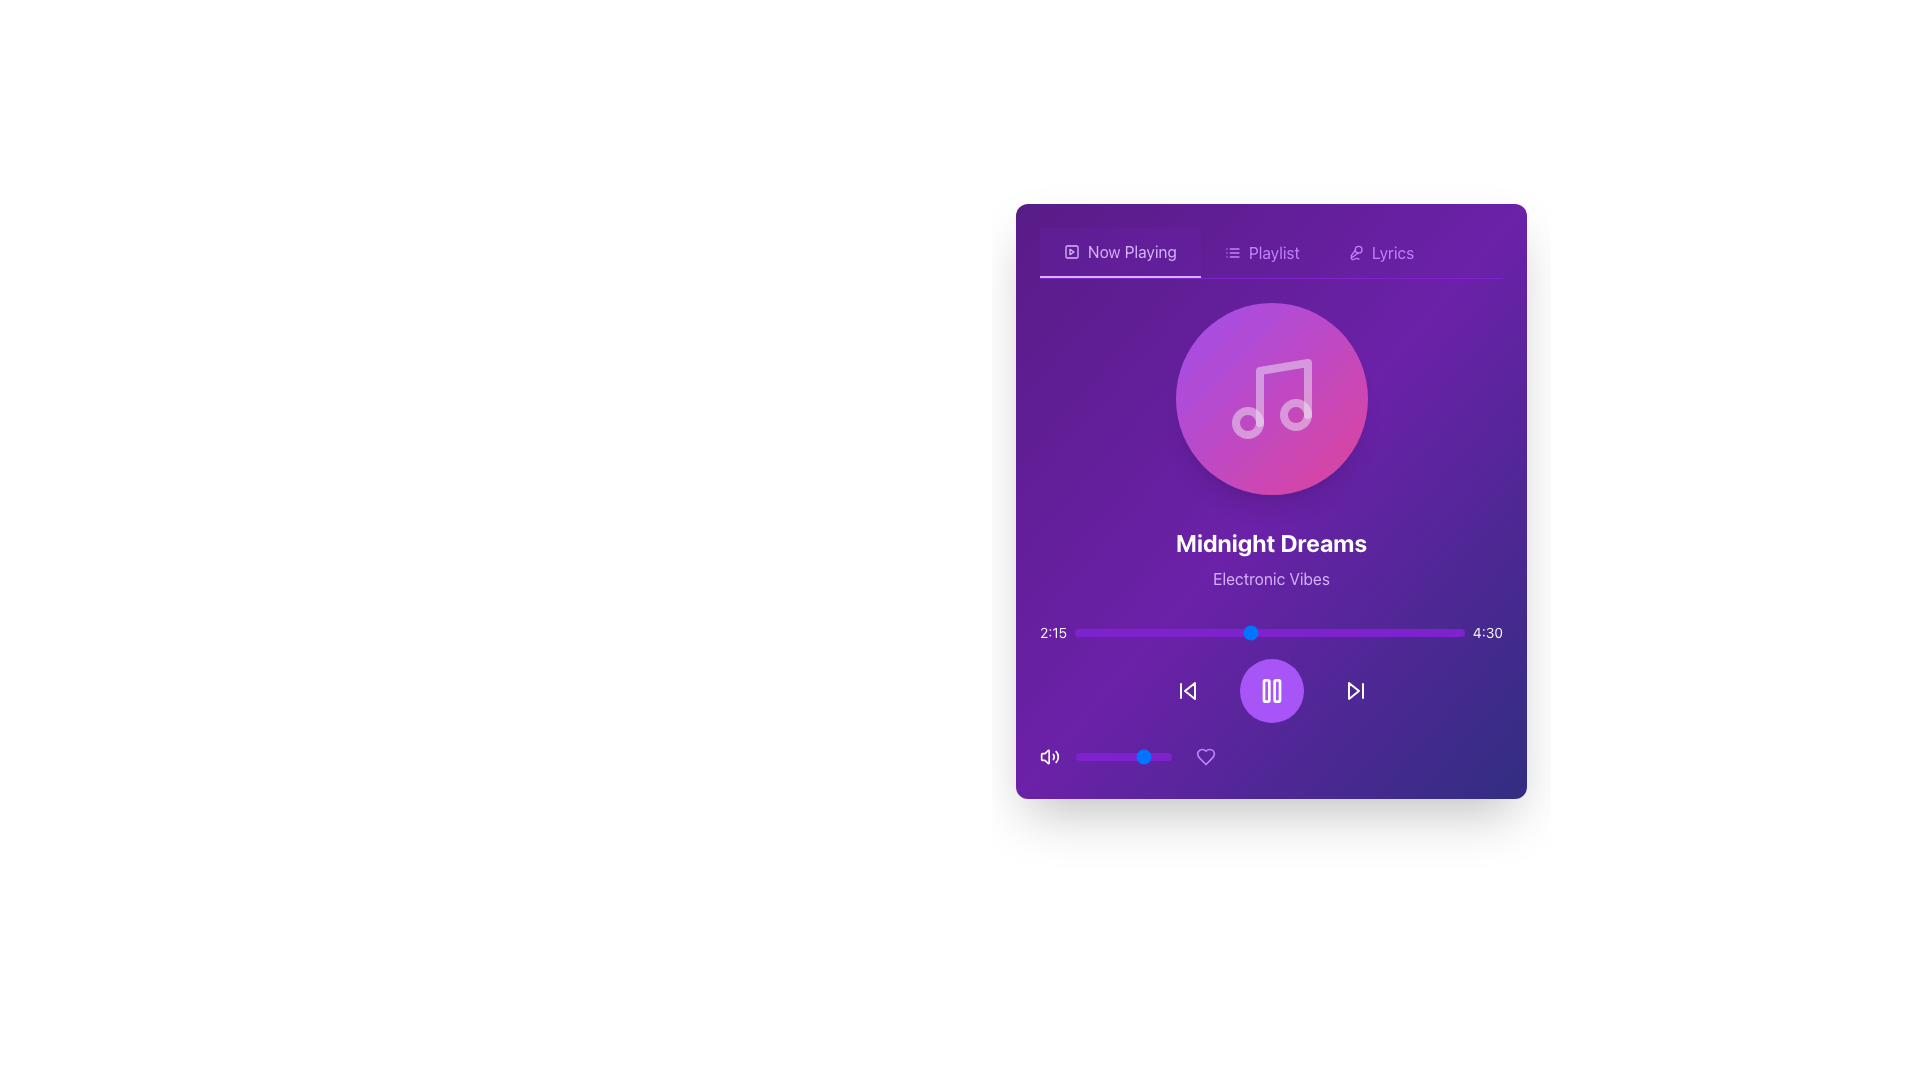 The image size is (1920, 1080). I want to click on the pause button located at the bottom center of the control panel, so click(1270, 697).